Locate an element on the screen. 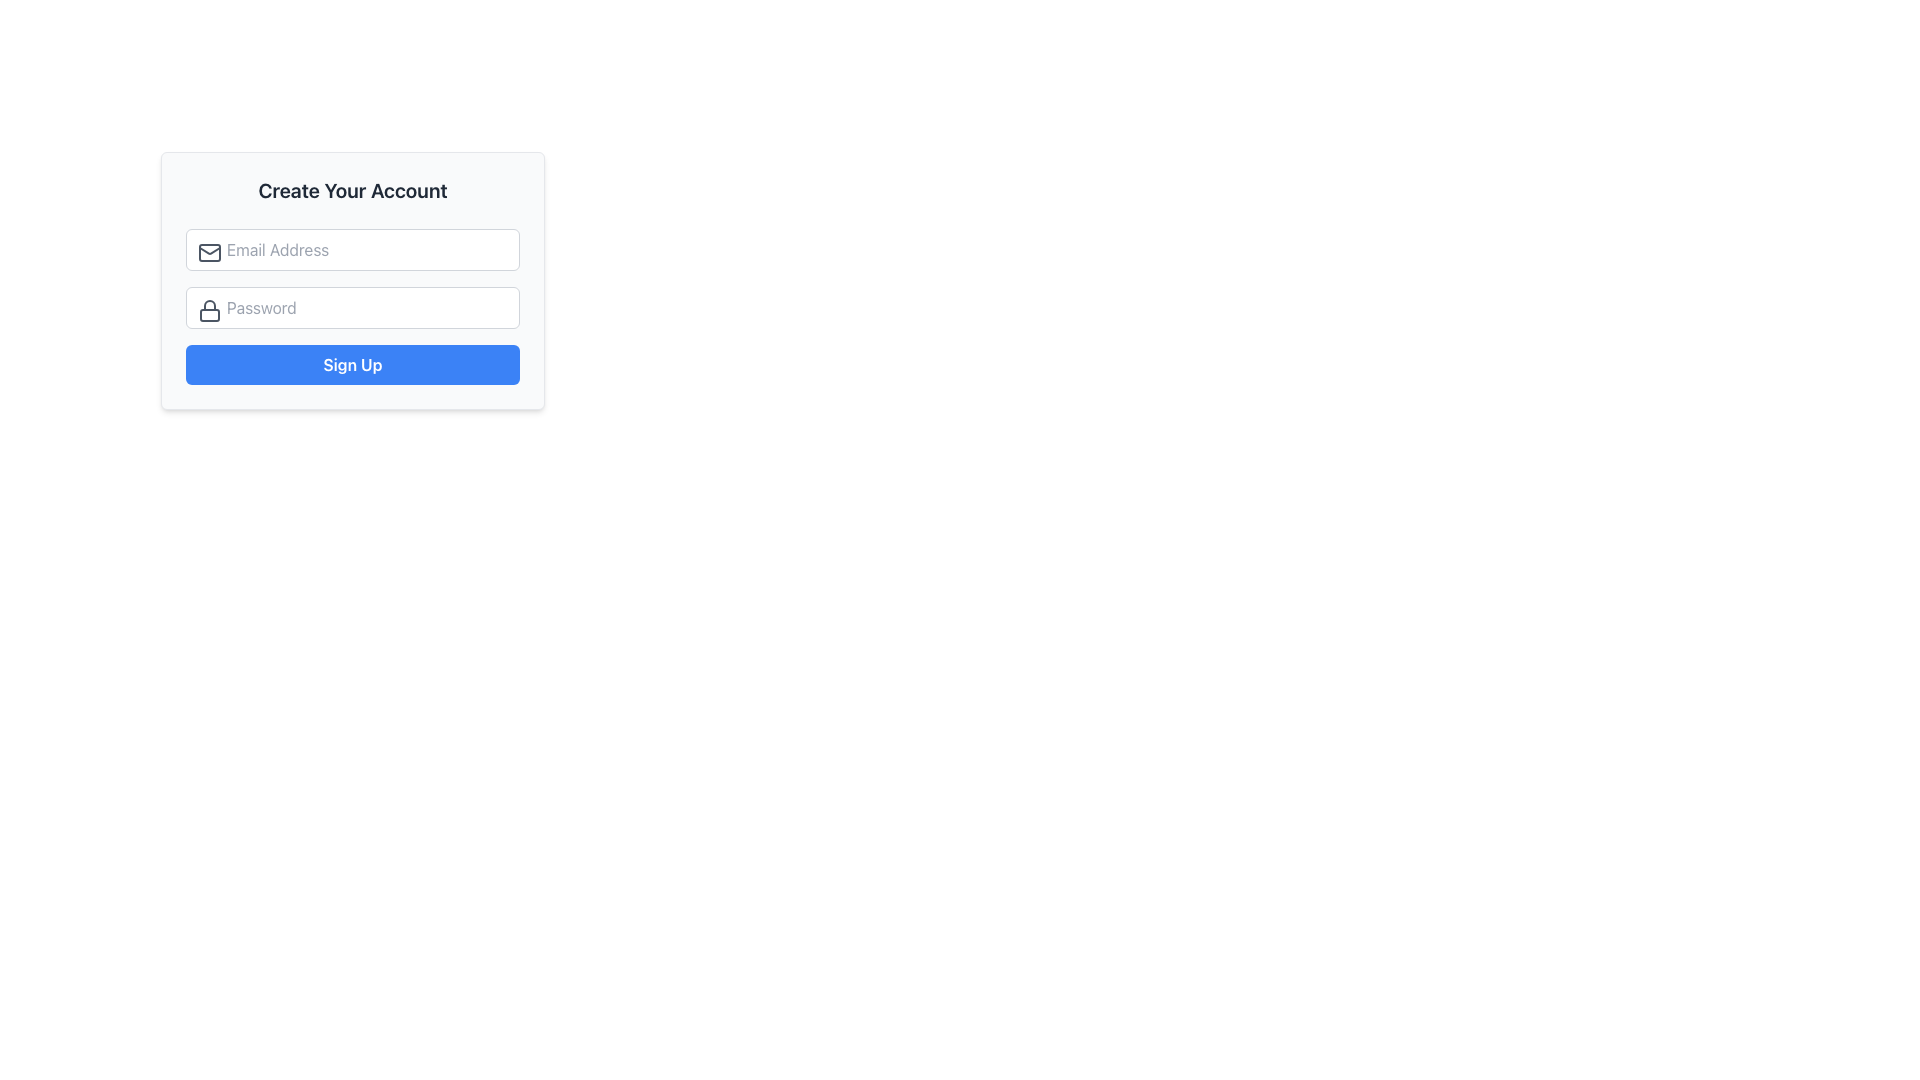 The image size is (1920, 1080). the 'Sign Up' button located at the bottom of the 'Create Your Account' form is located at coordinates (353, 365).